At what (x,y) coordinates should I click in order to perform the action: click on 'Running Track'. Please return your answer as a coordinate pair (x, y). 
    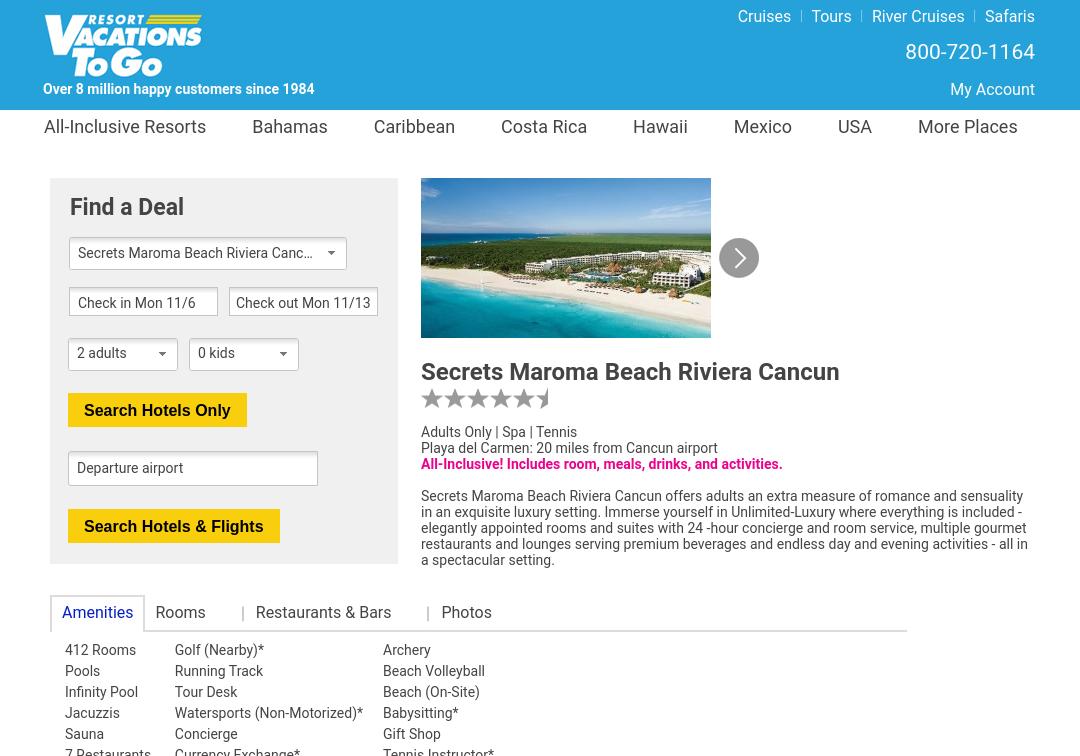
    Looking at the image, I should click on (218, 671).